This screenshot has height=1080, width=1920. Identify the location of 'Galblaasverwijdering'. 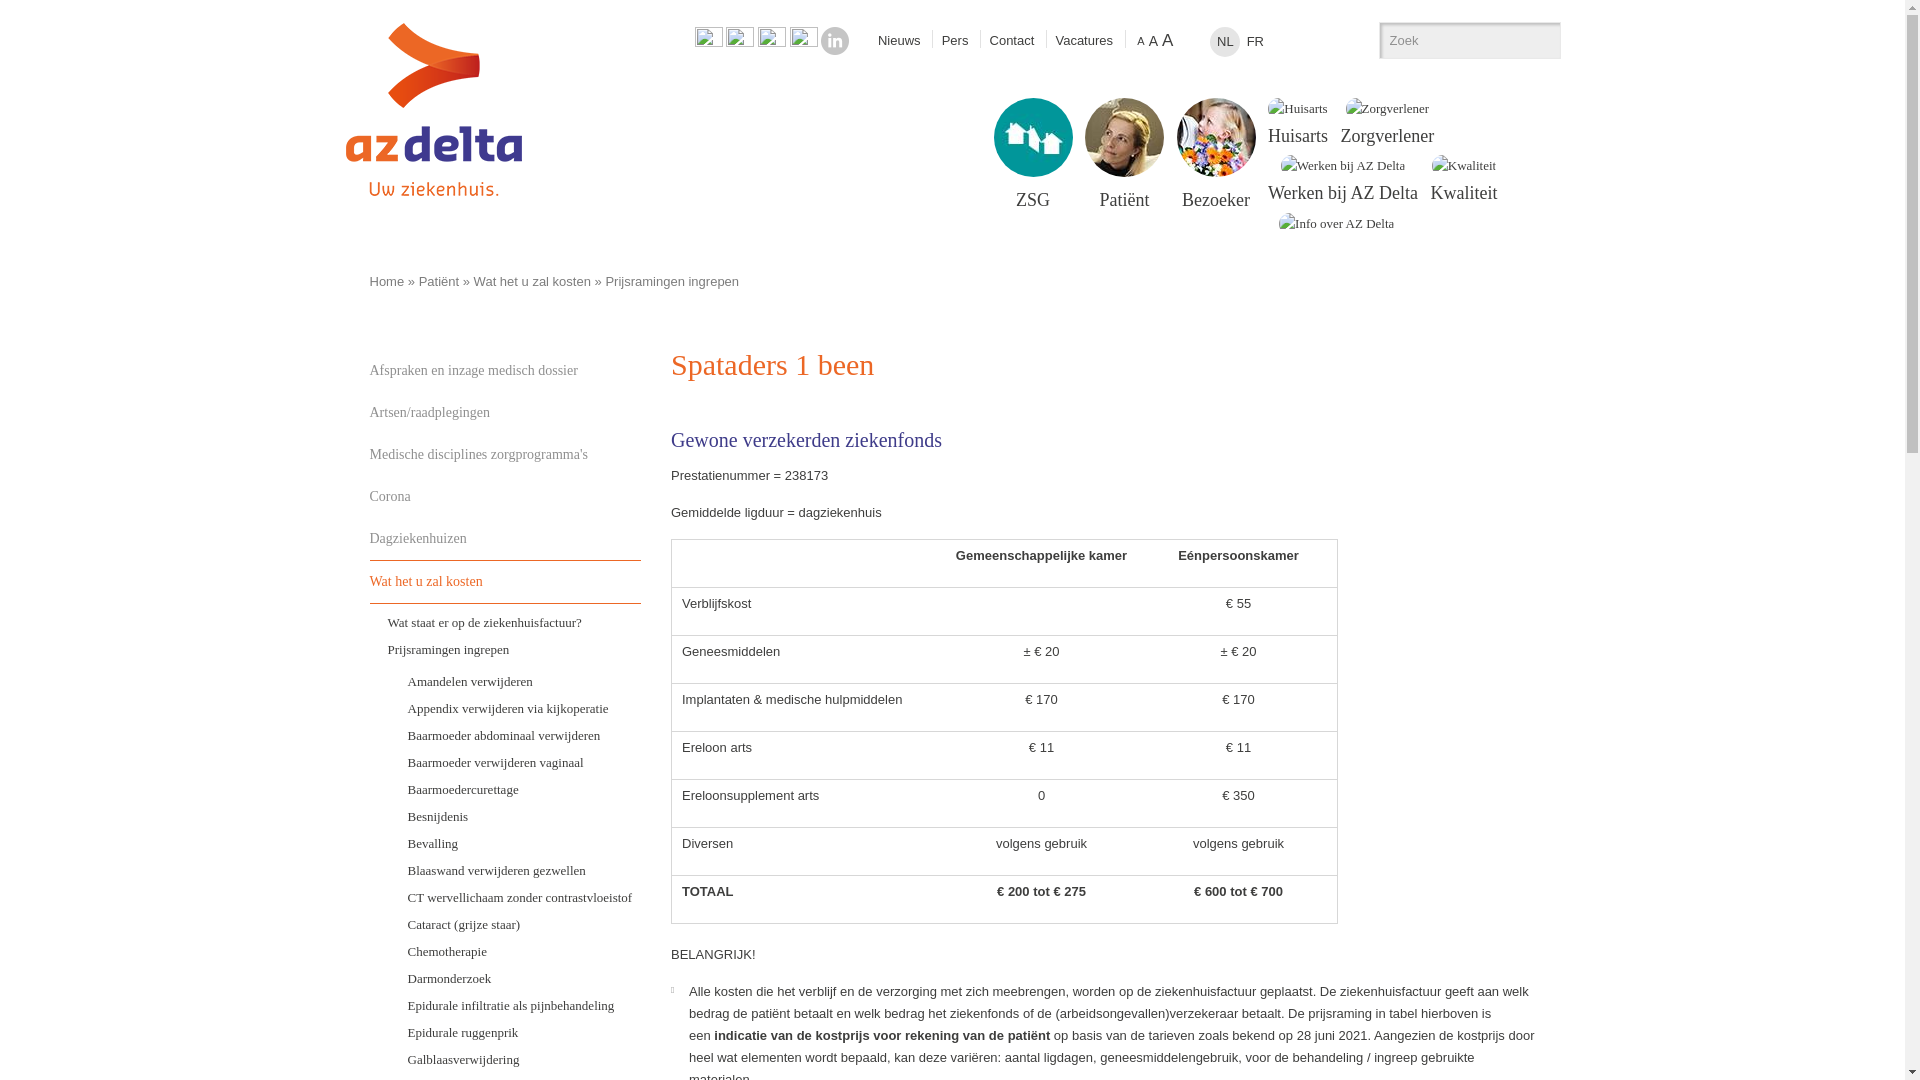
(515, 1058).